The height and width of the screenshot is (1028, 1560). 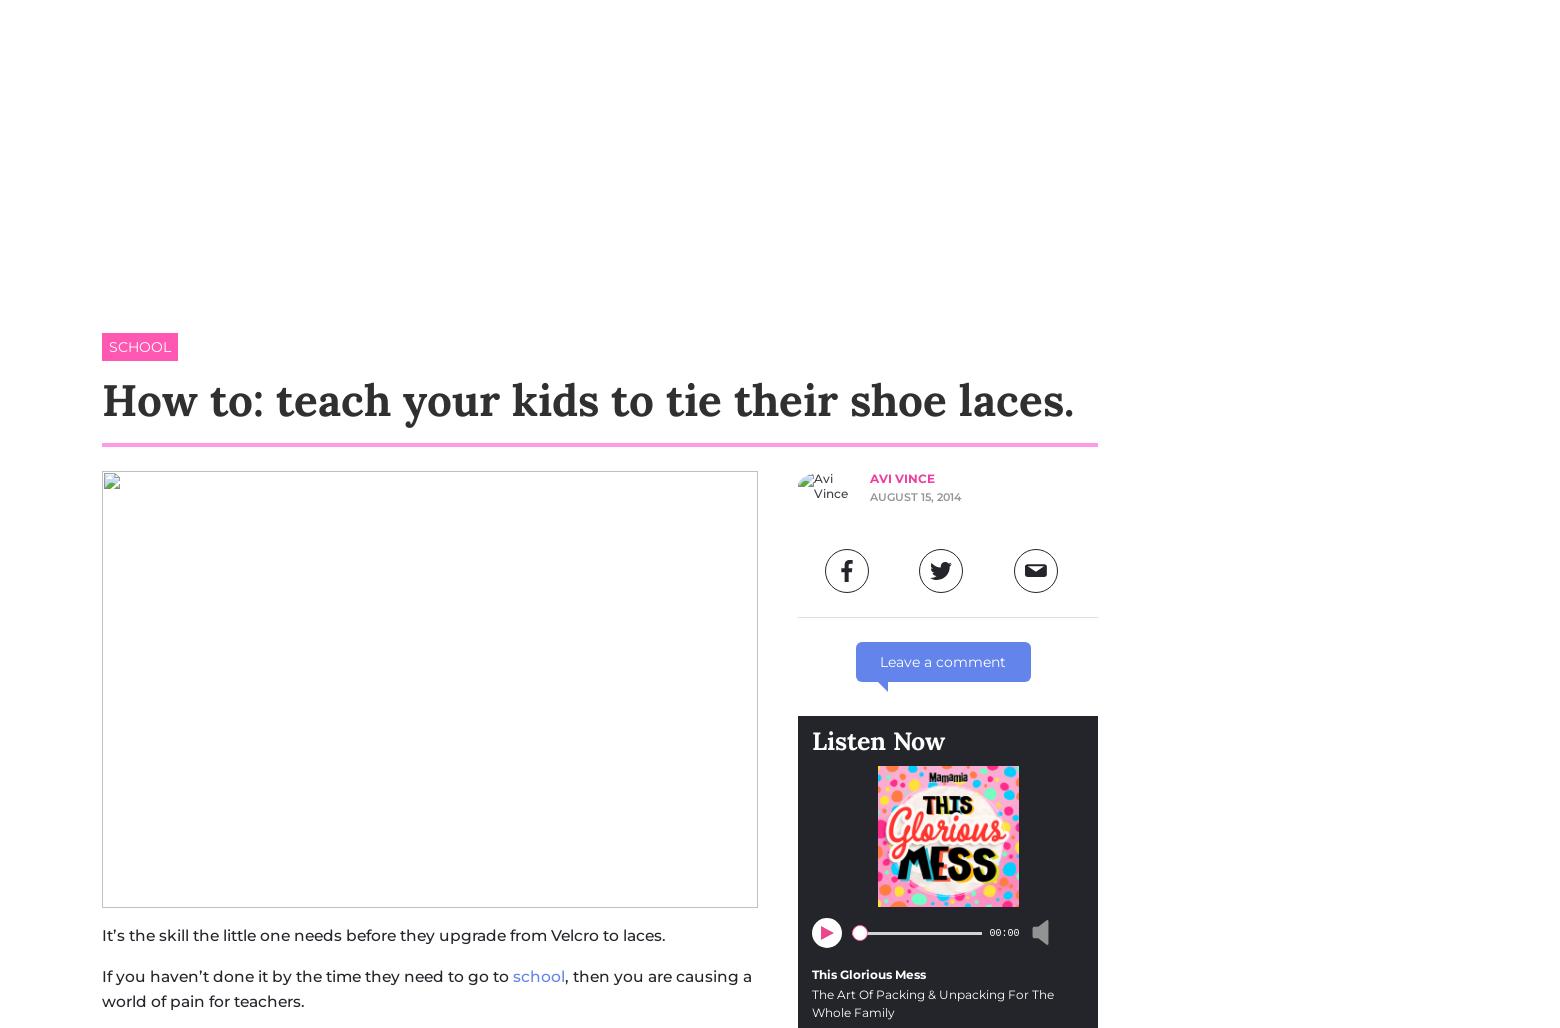 I want to click on 'And do the same to the other.', so click(x=429, y=31).